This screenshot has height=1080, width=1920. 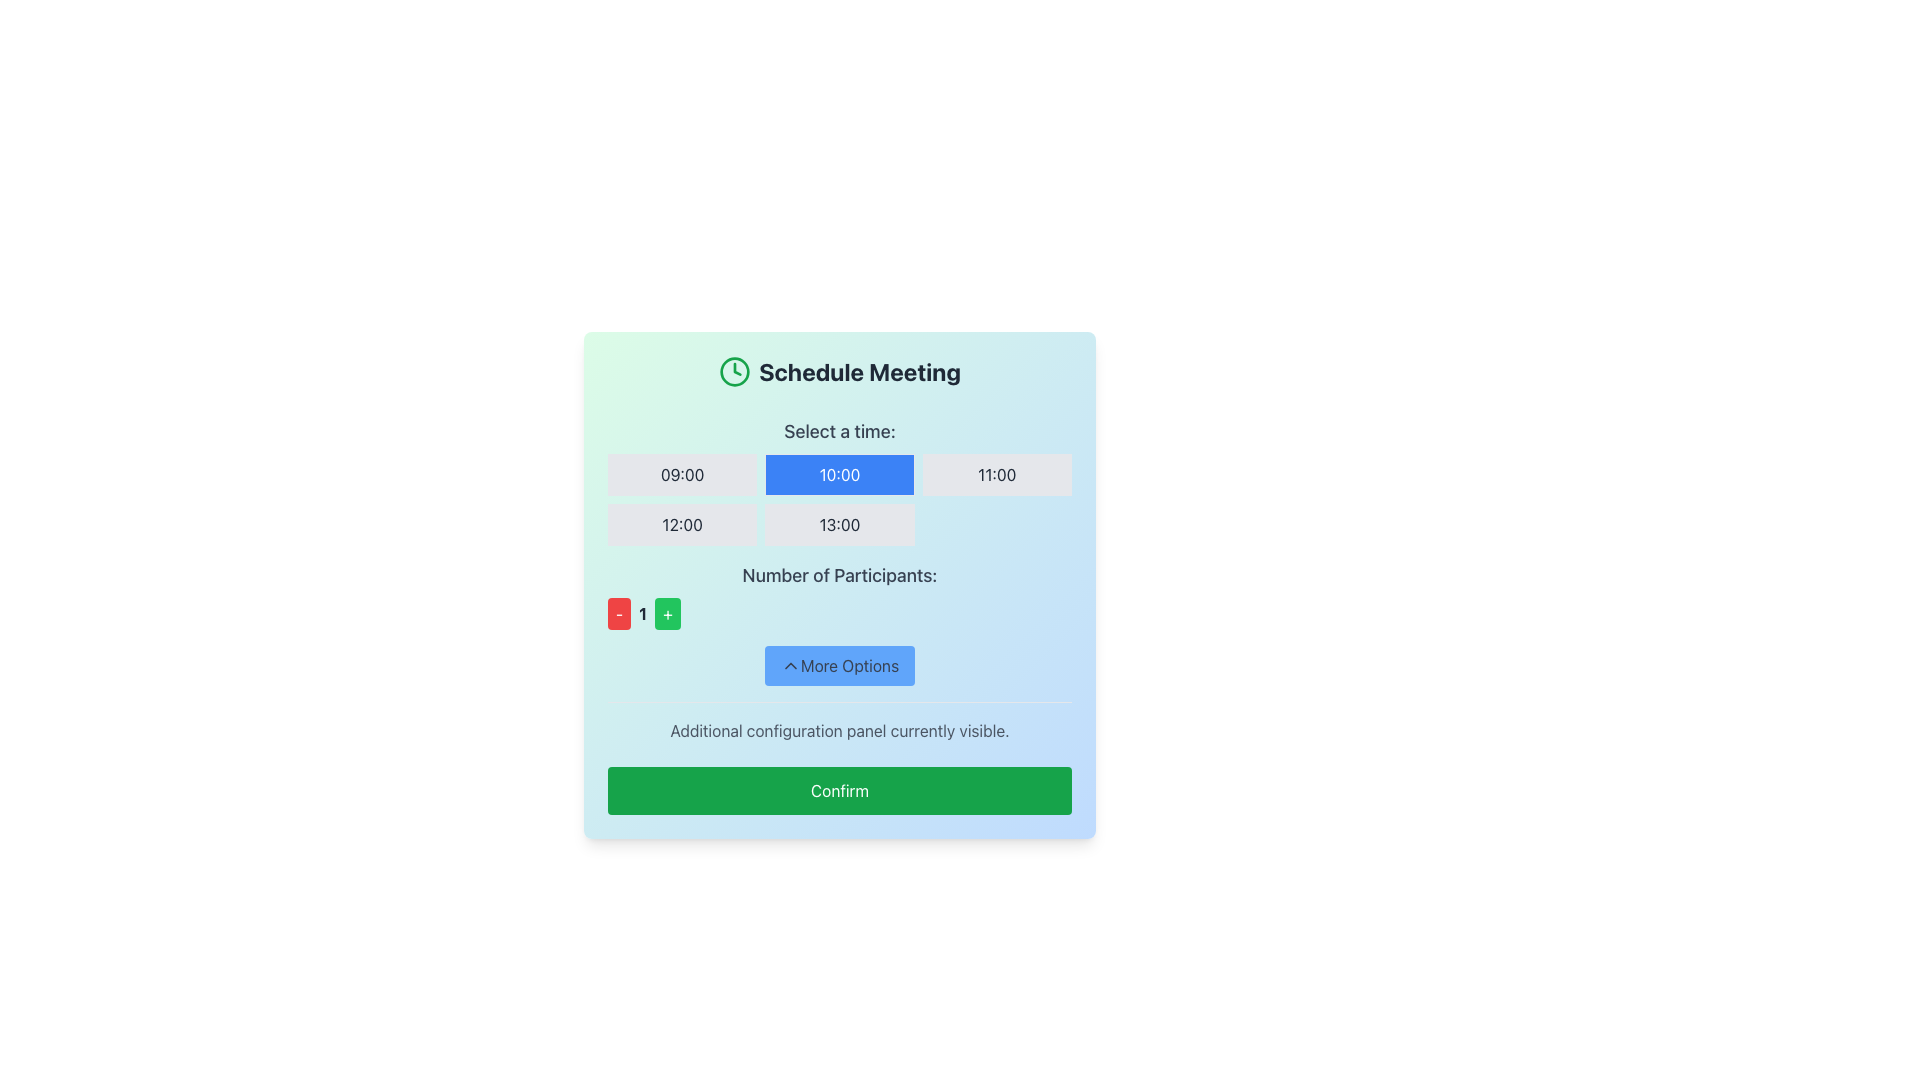 I want to click on the '10:00' button, which is the second button in the top row of a grid labeled 'Select a time:'. It has a blue background and white text, distinguishing it from the other buttons, so click(x=840, y=499).